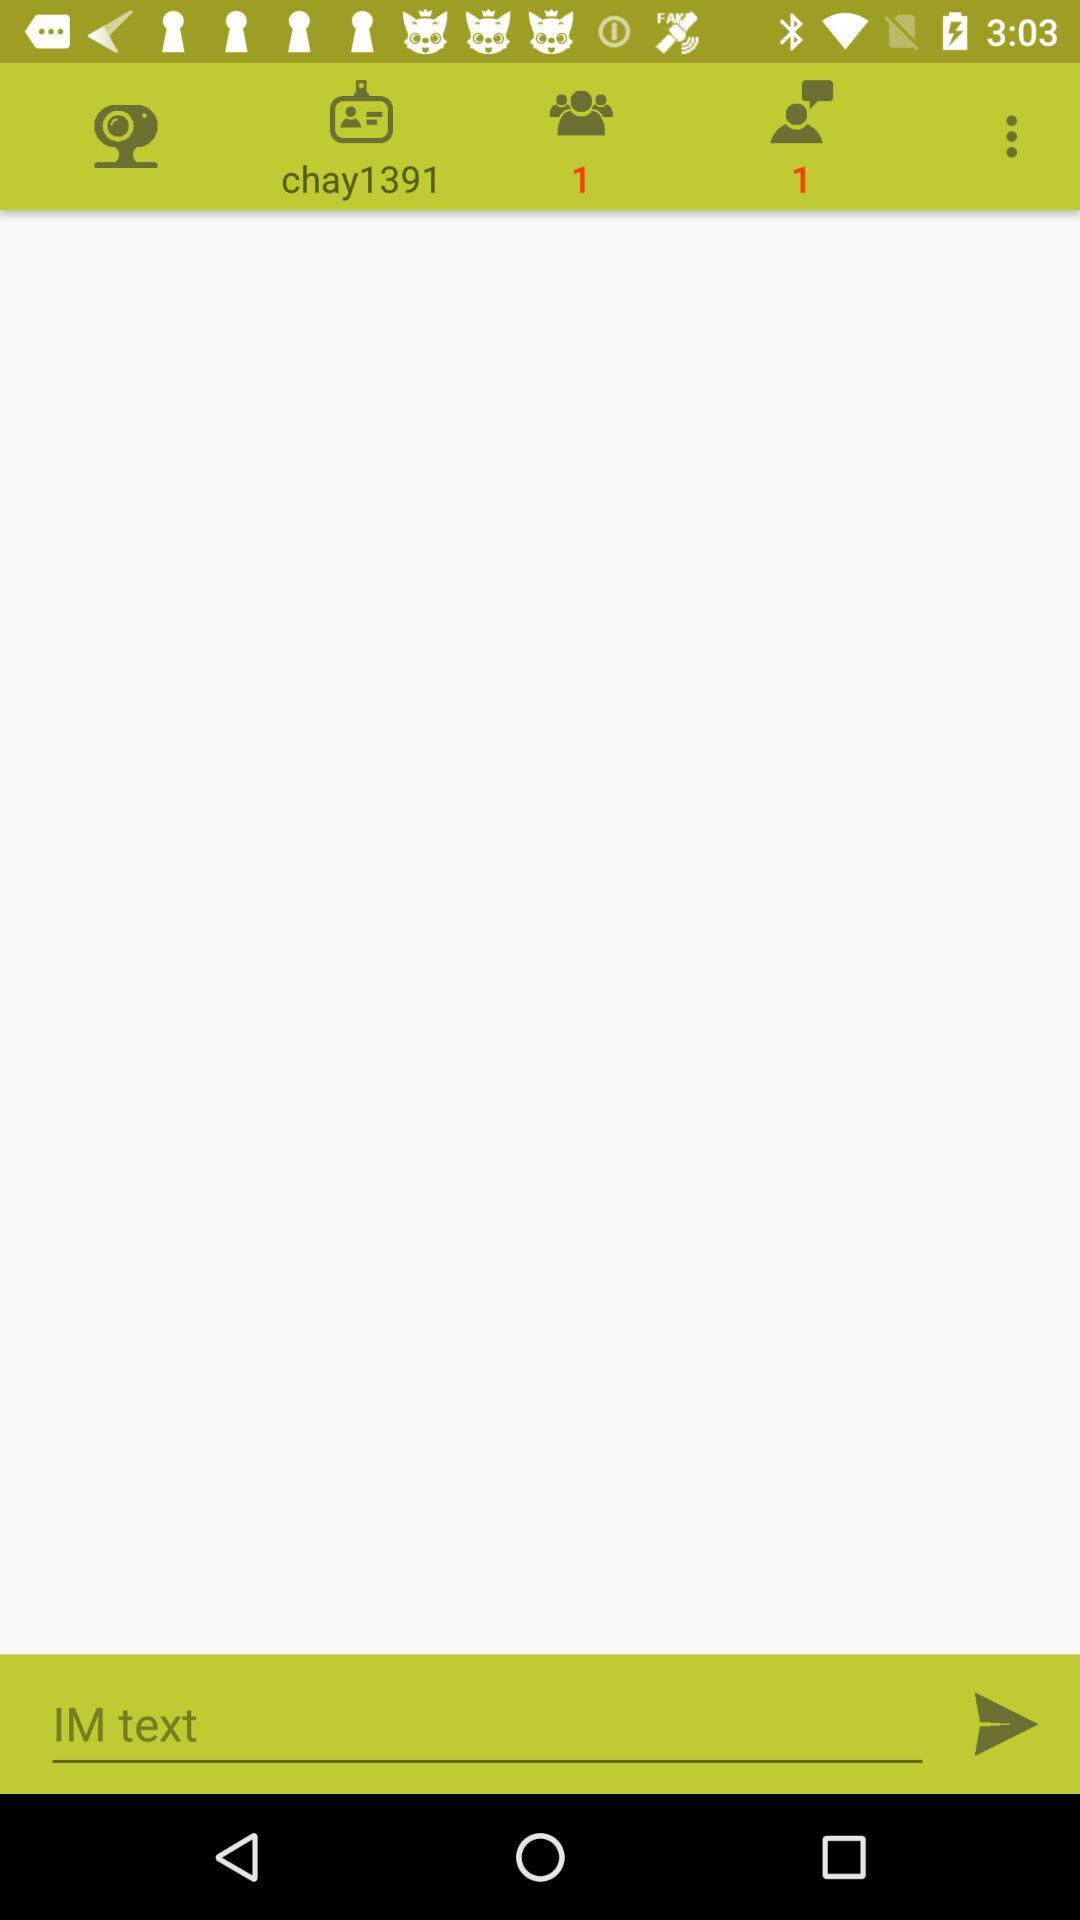 The image size is (1080, 1920). What do you see at coordinates (487, 1723) in the screenshot?
I see `write` at bounding box center [487, 1723].